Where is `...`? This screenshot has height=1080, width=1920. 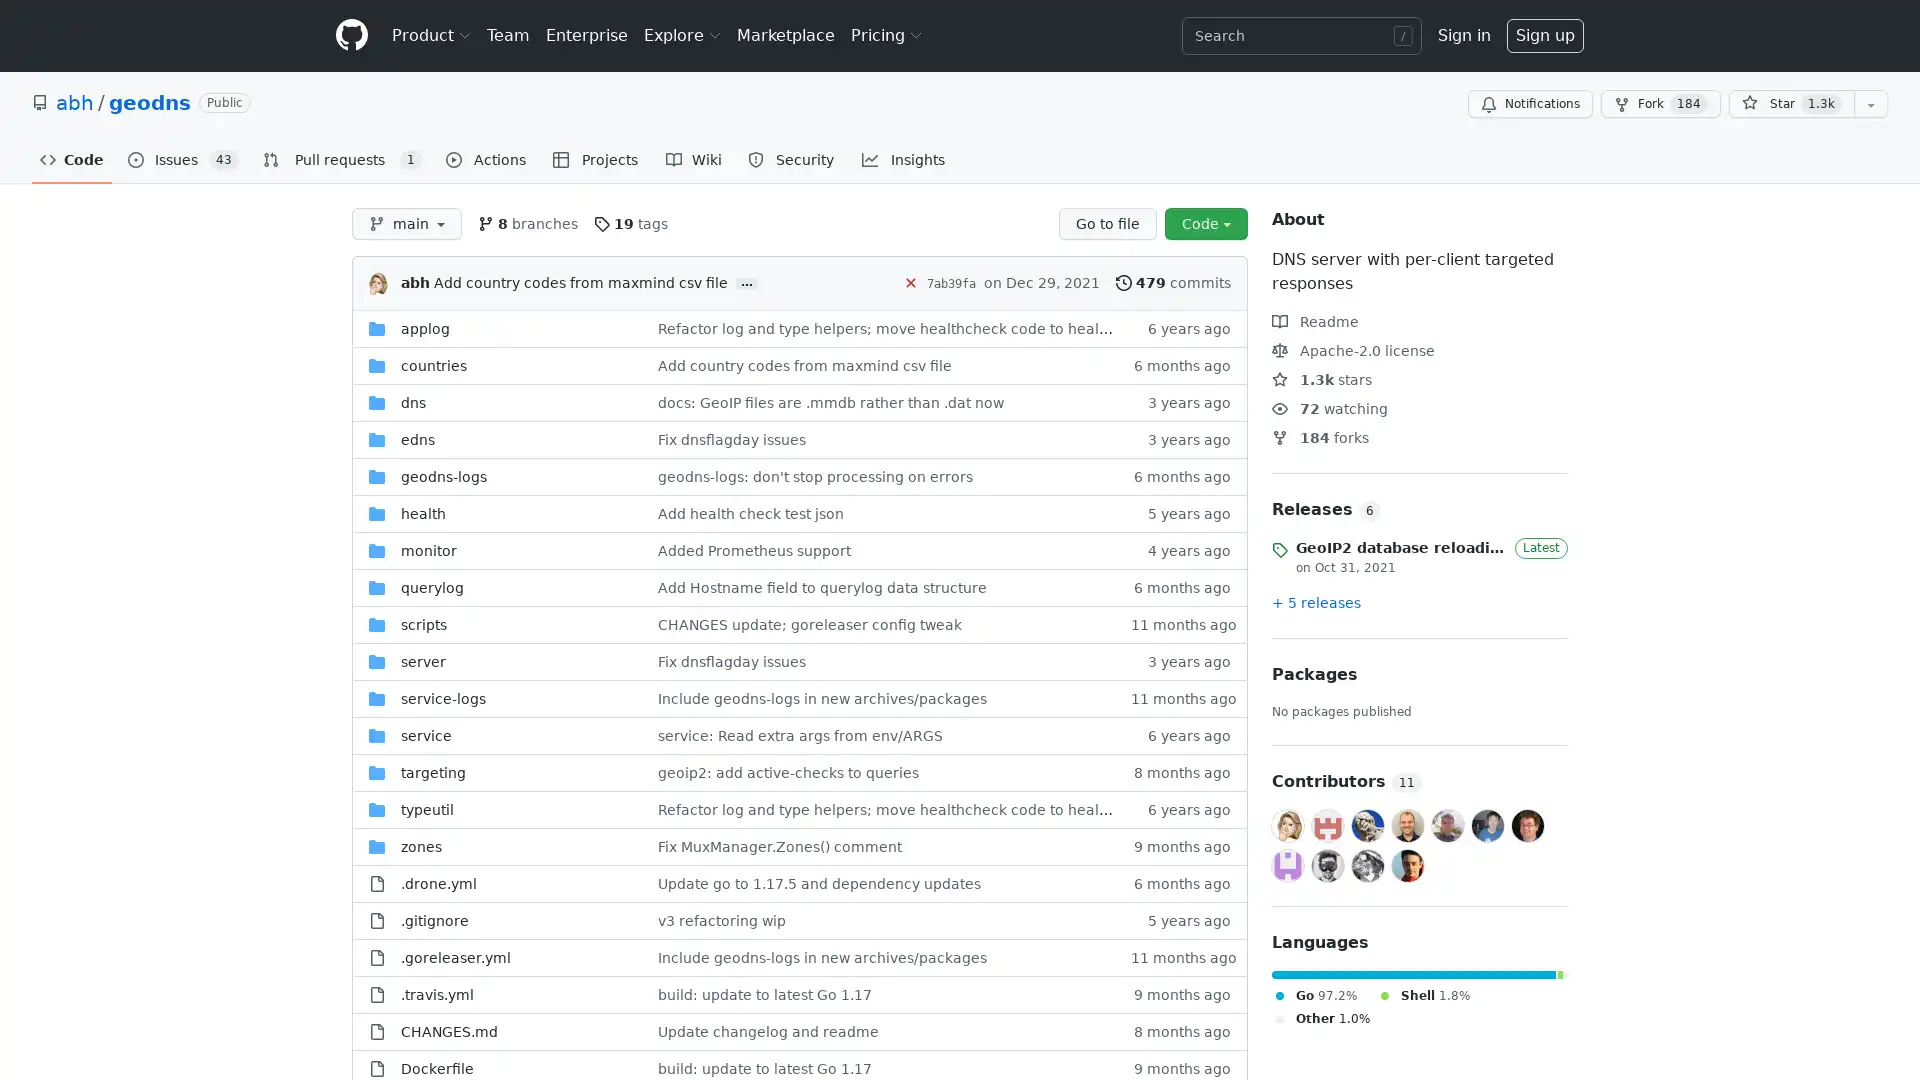
... is located at coordinates (746, 284).